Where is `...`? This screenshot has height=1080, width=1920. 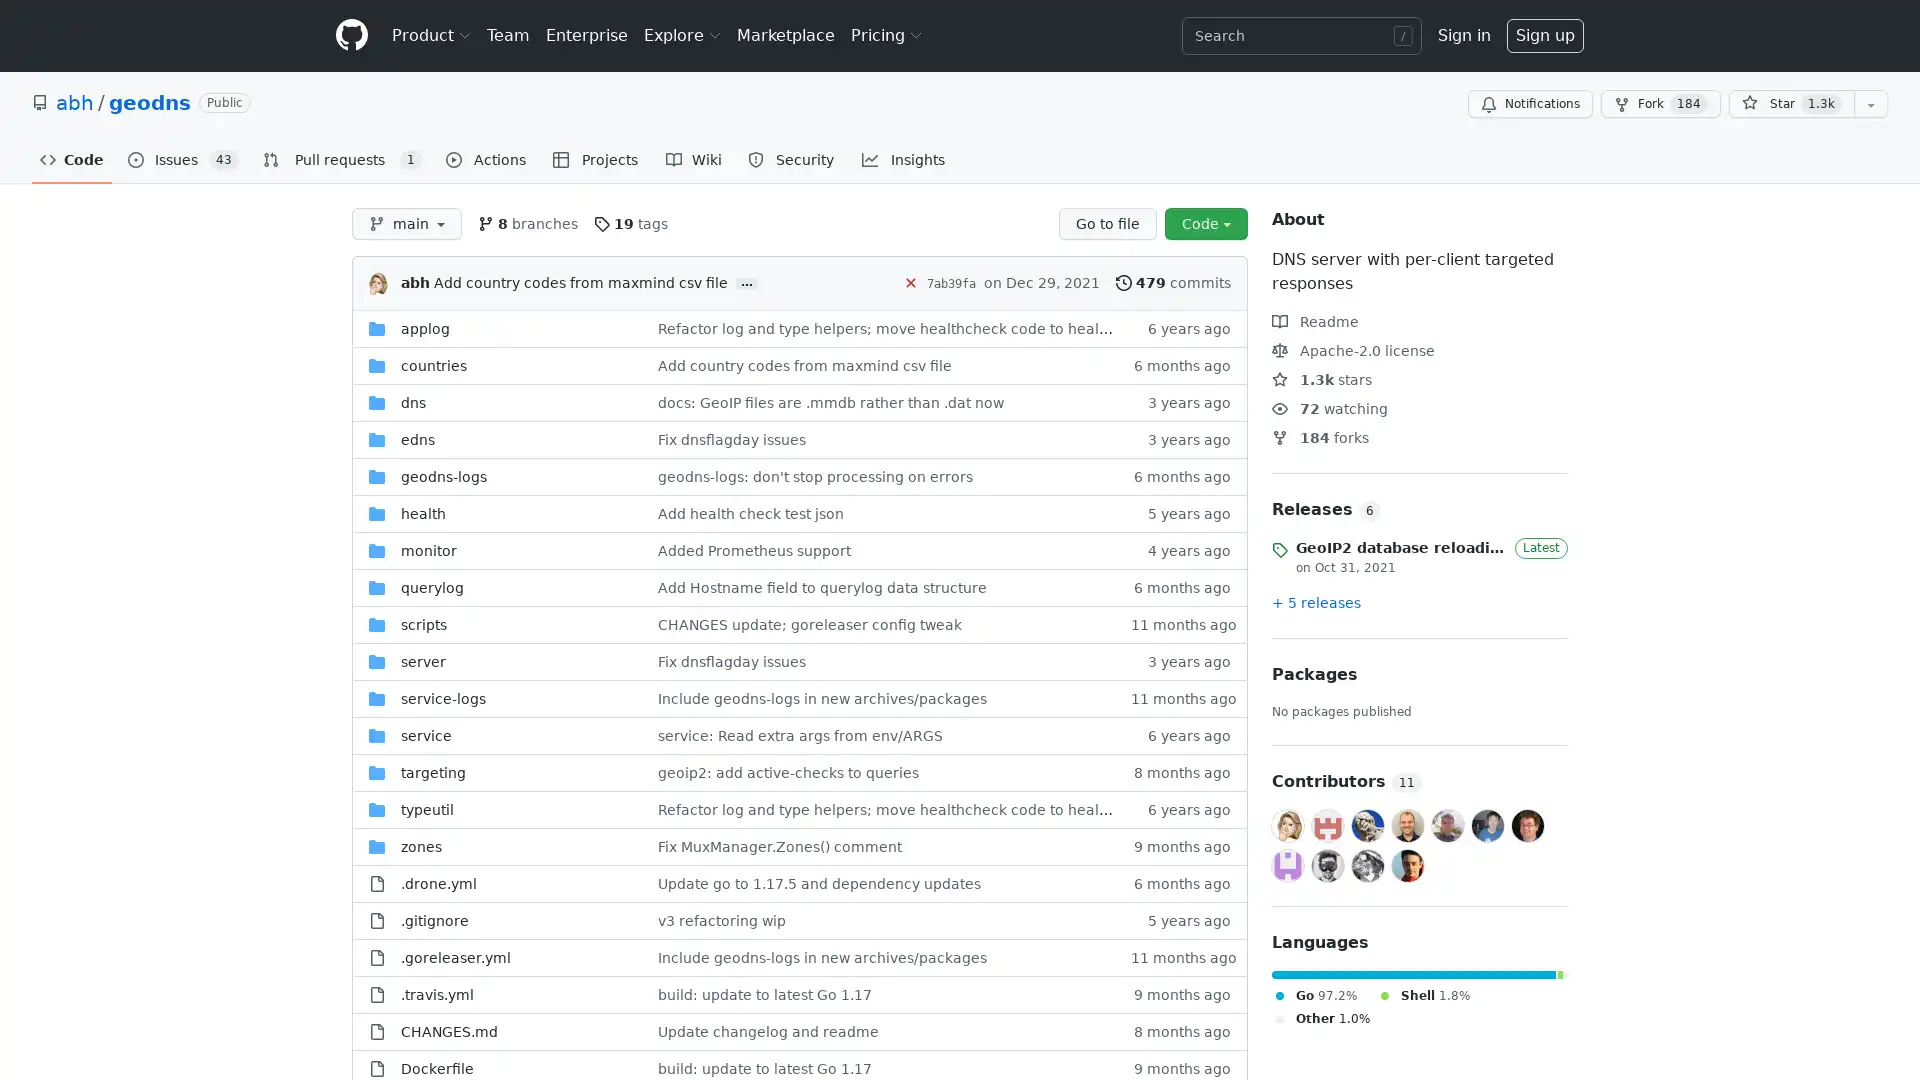
... is located at coordinates (746, 284).